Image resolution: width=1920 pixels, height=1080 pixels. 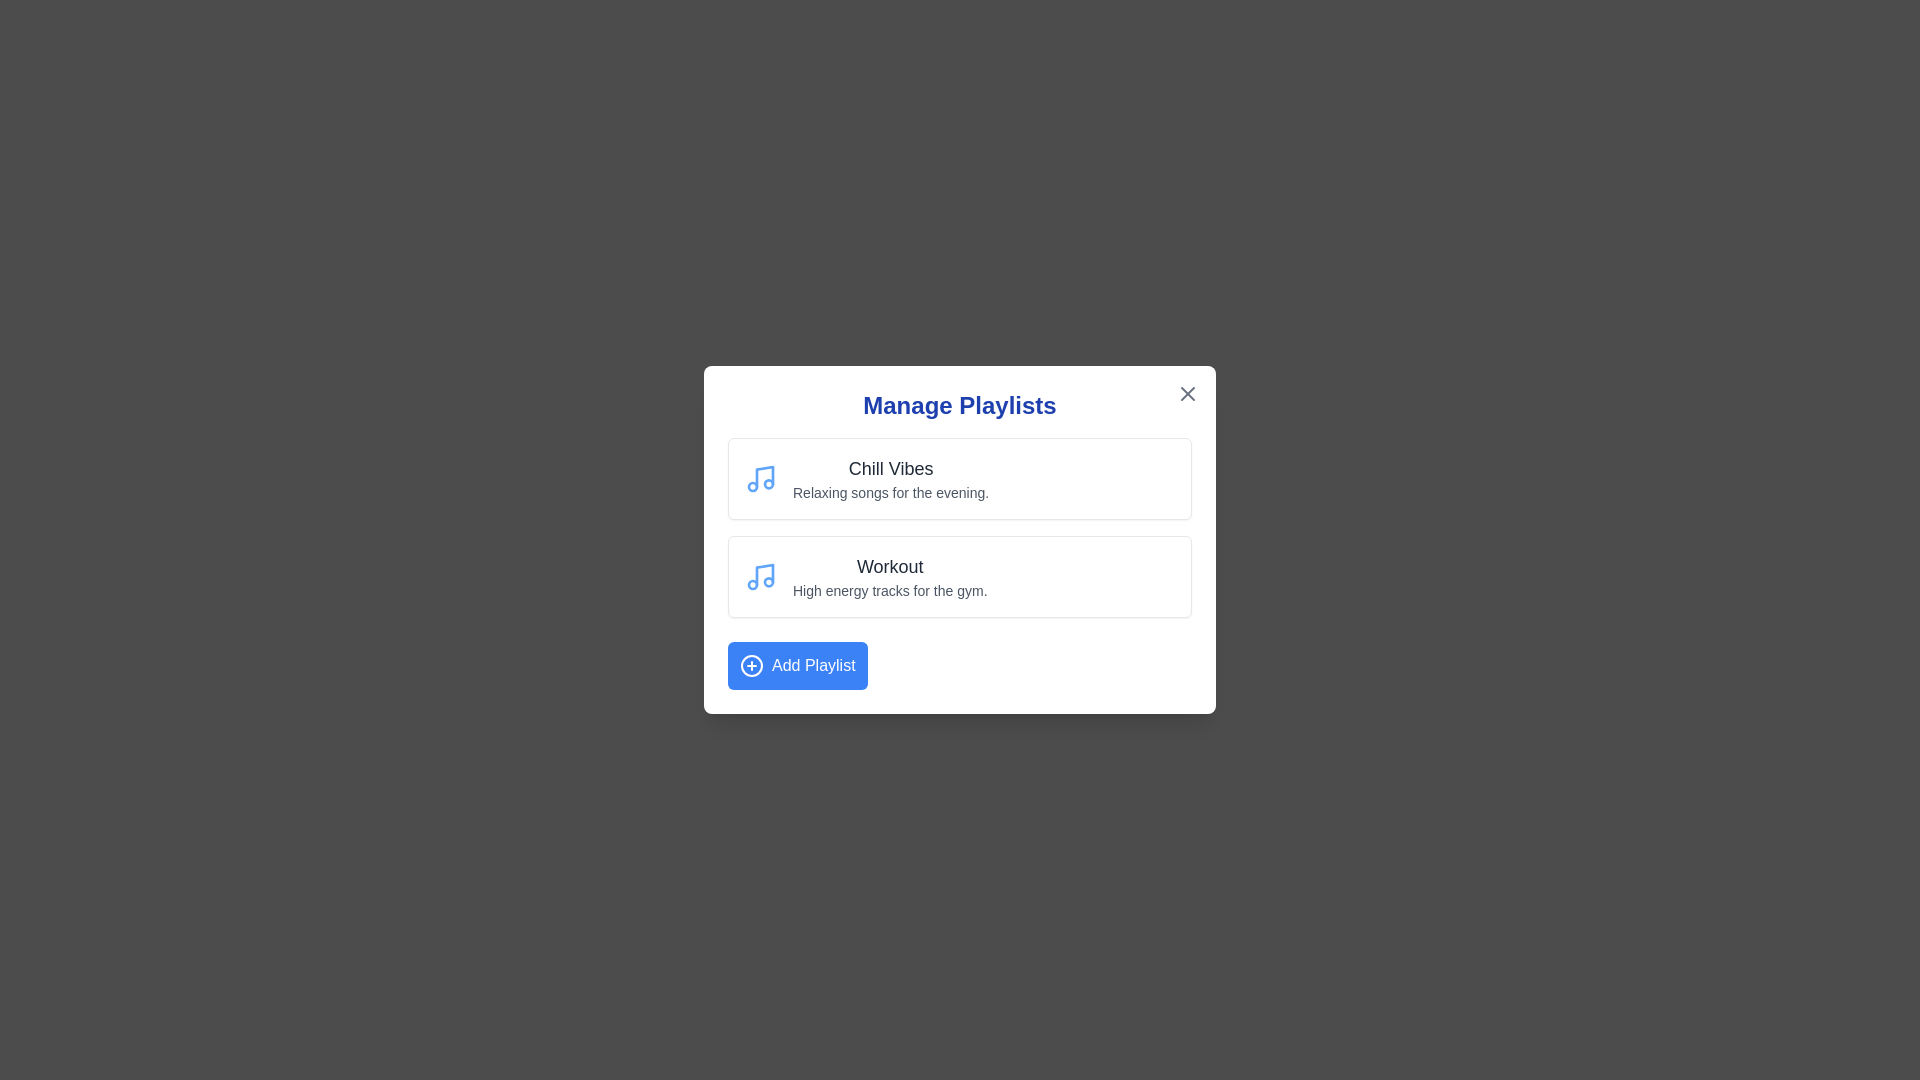 What do you see at coordinates (889, 567) in the screenshot?
I see `the text label displaying 'Workout', which is prominently styled in dark gray and located below 'Chill Vibes' in the second playlist entry` at bounding box center [889, 567].